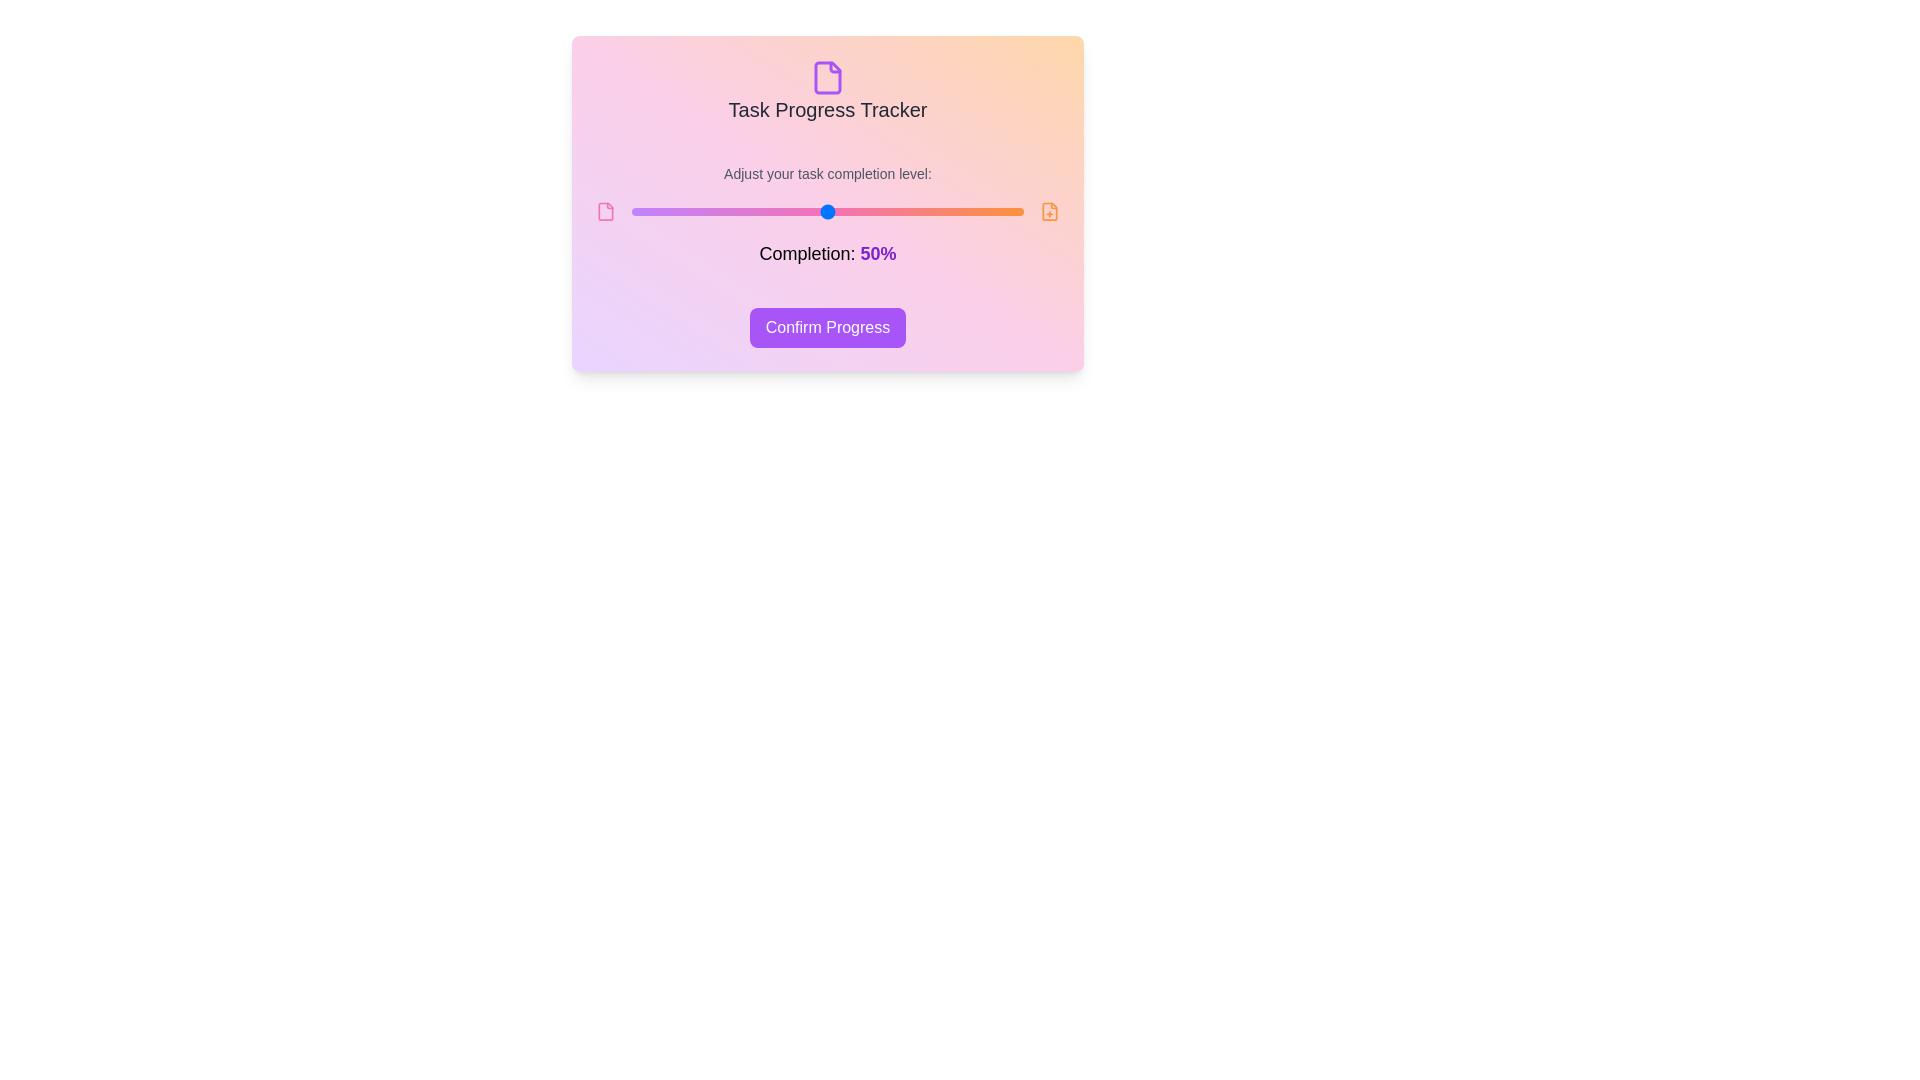 The image size is (1920, 1080). I want to click on the slider to set the progress to 81%, so click(948, 212).